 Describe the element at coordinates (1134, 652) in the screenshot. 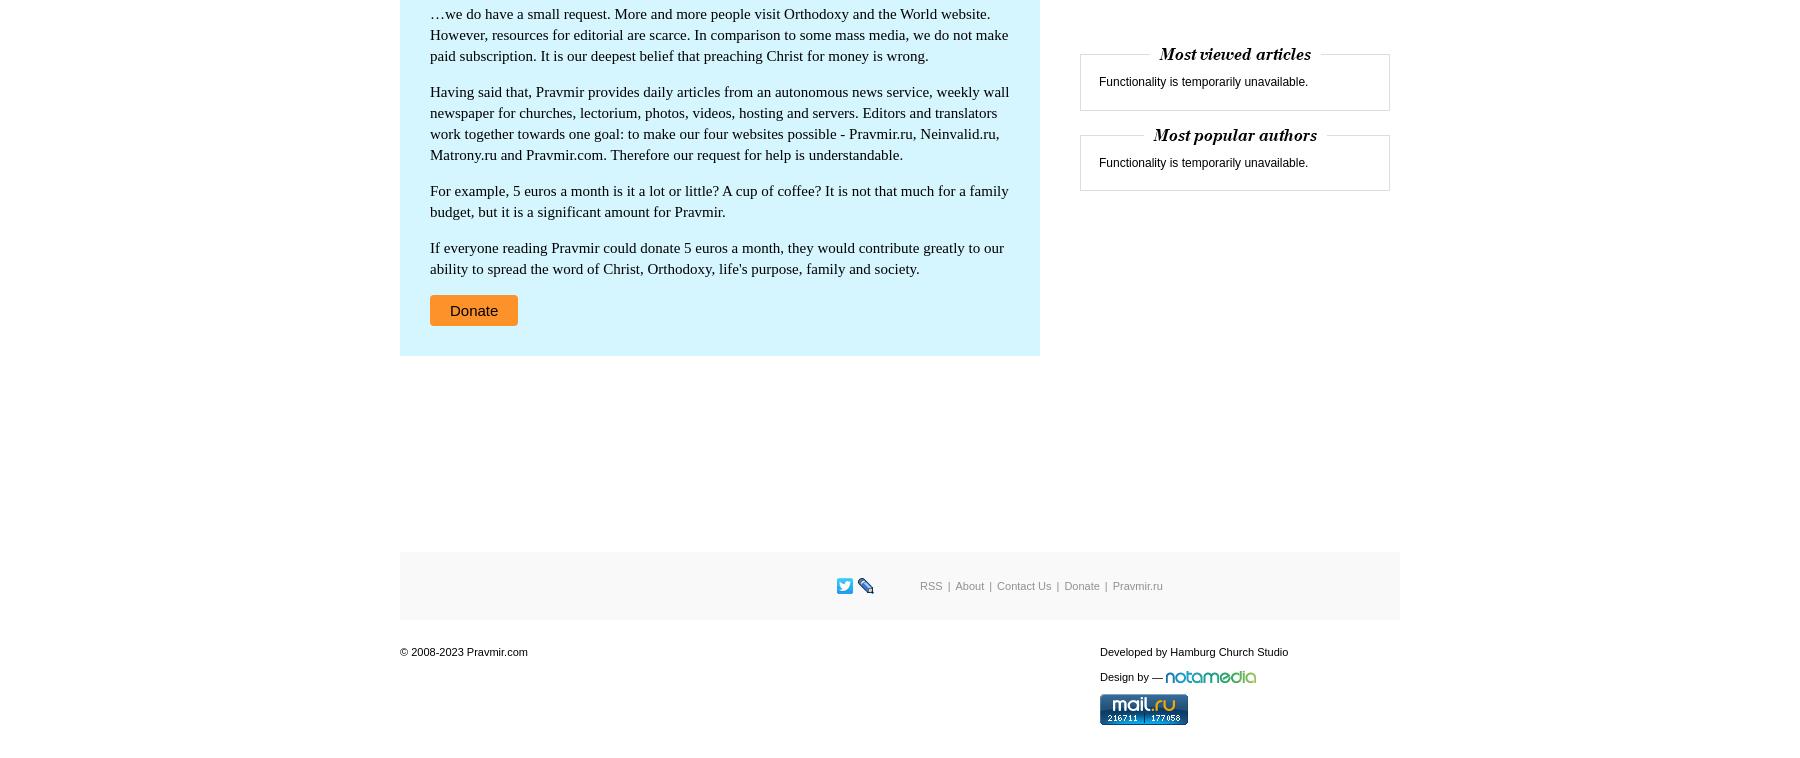

I see `'Developed by'` at that location.